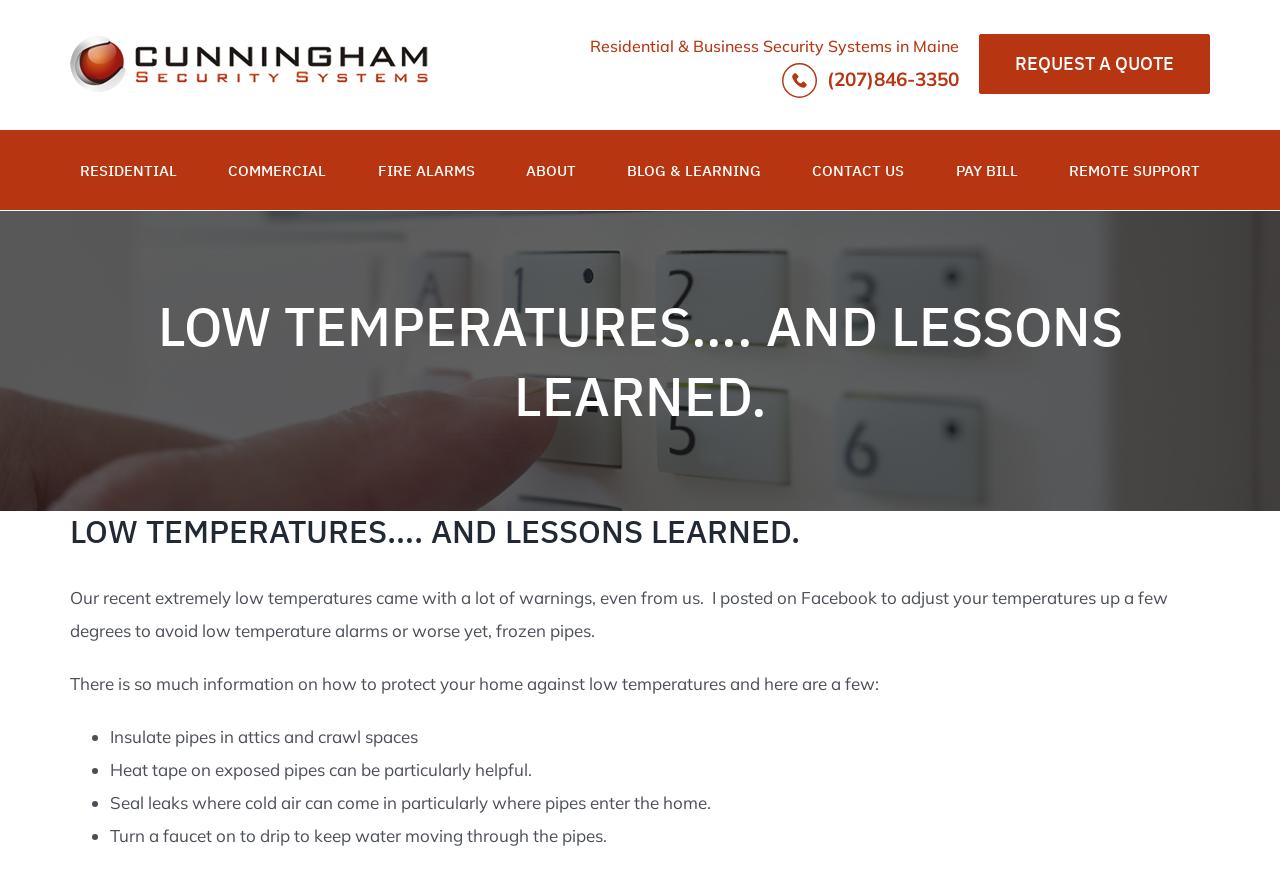 The height and width of the screenshot is (878, 1280). I want to click on 'CONTACT US', so click(857, 169).